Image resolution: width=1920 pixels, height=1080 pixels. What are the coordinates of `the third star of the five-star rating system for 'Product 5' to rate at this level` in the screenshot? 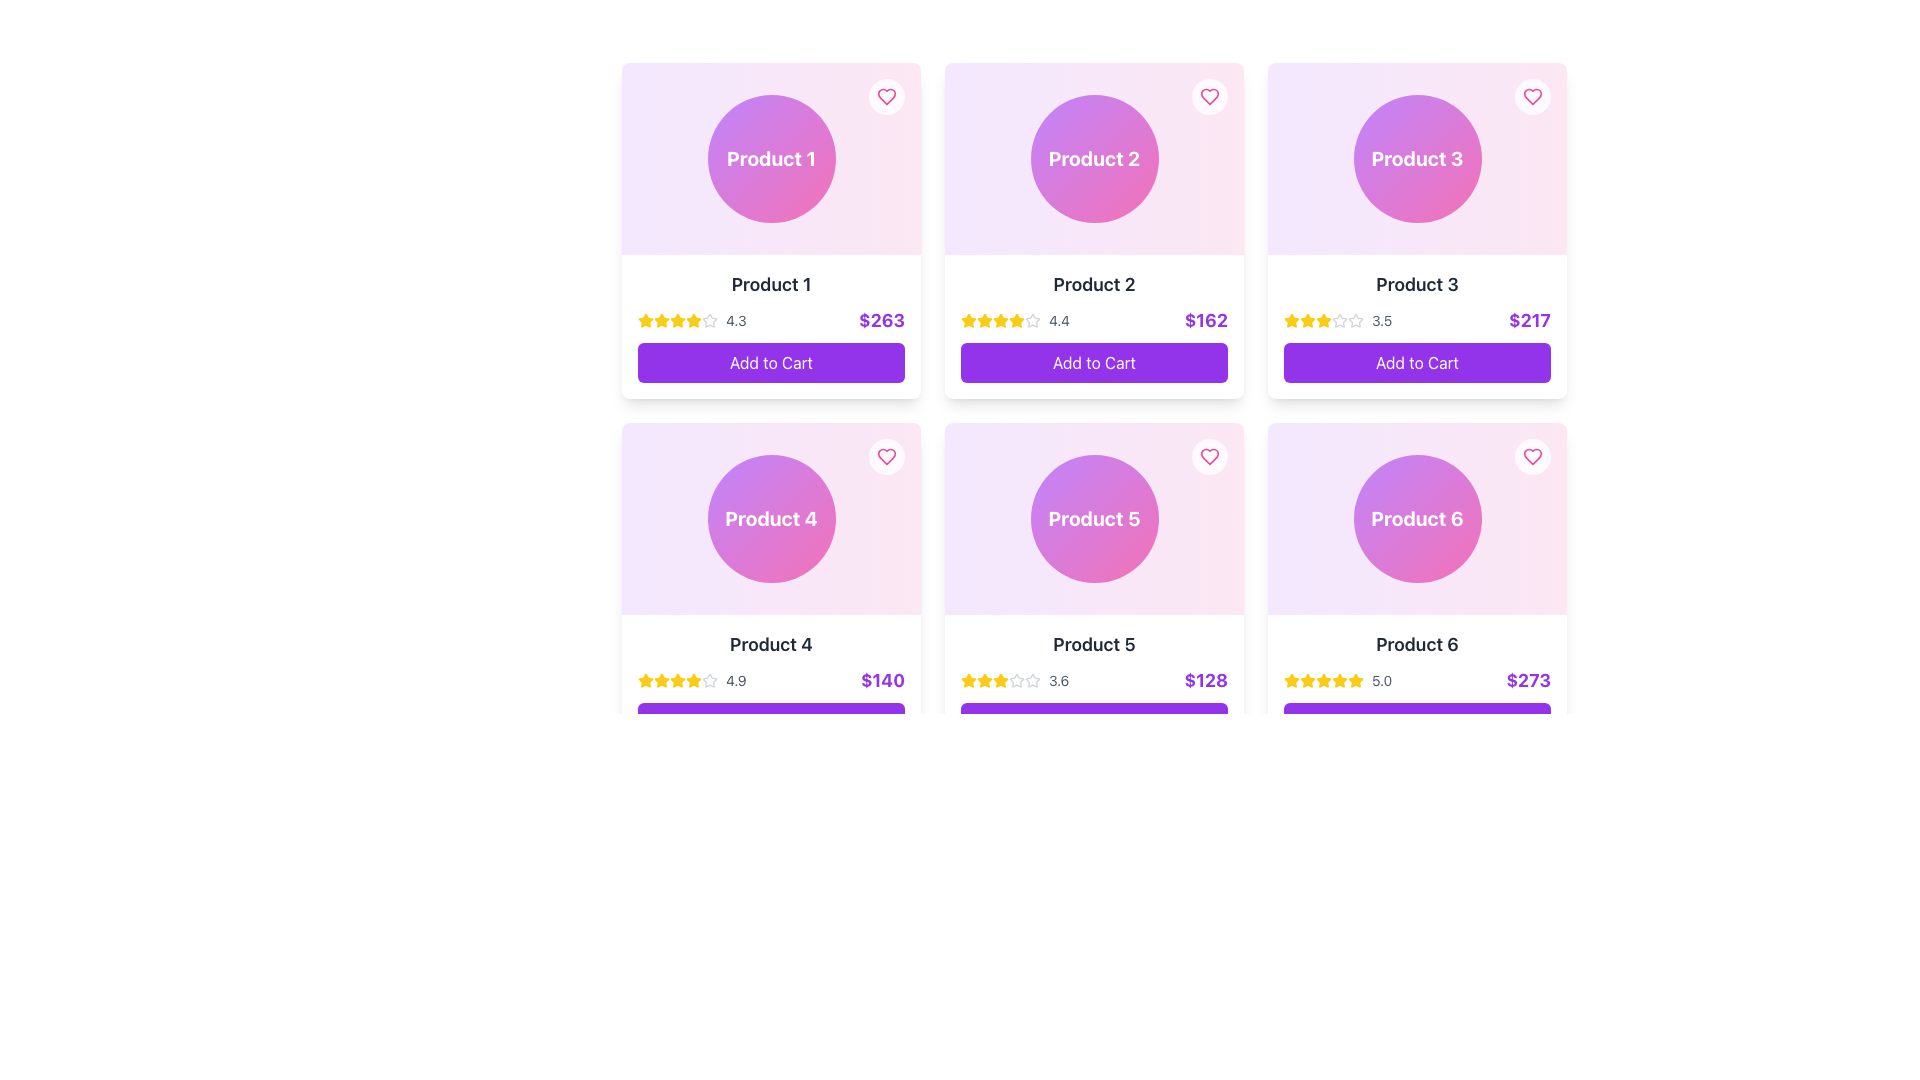 It's located at (984, 679).